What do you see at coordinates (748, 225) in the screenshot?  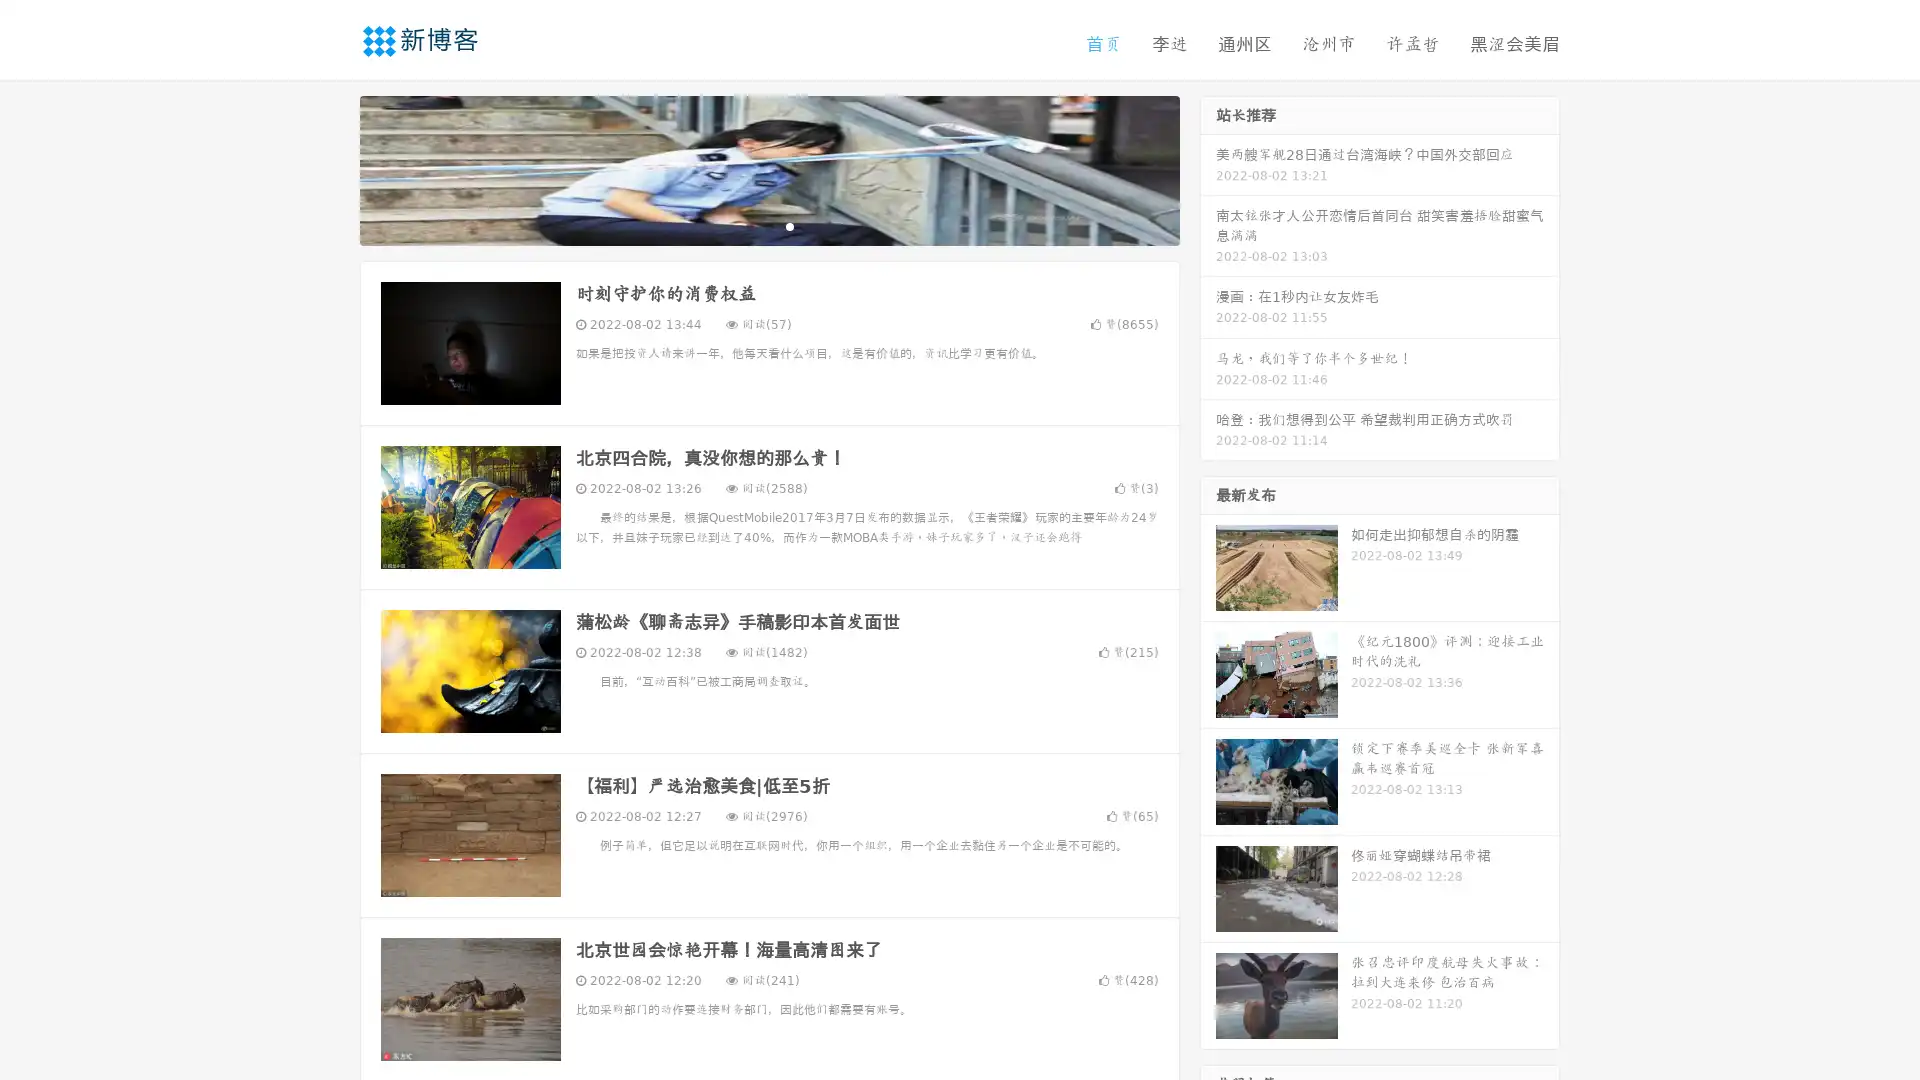 I see `Go to slide 1` at bounding box center [748, 225].